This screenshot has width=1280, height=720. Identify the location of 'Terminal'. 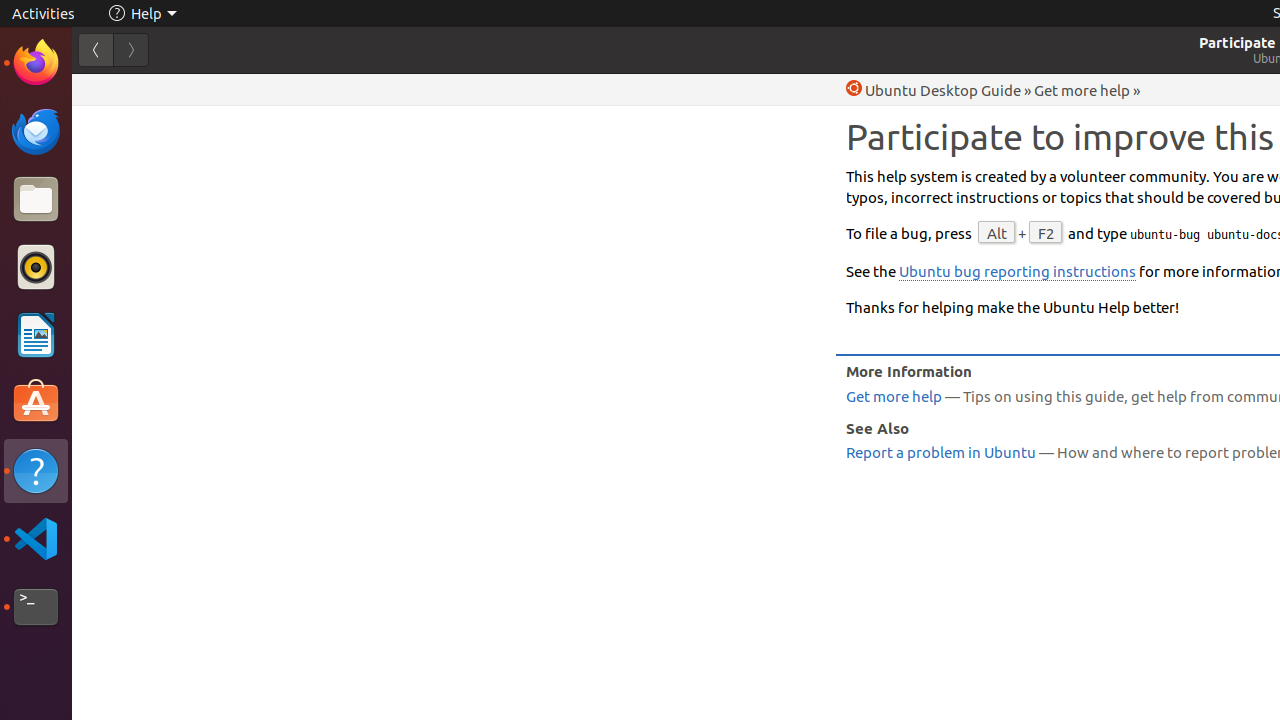
(35, 606).